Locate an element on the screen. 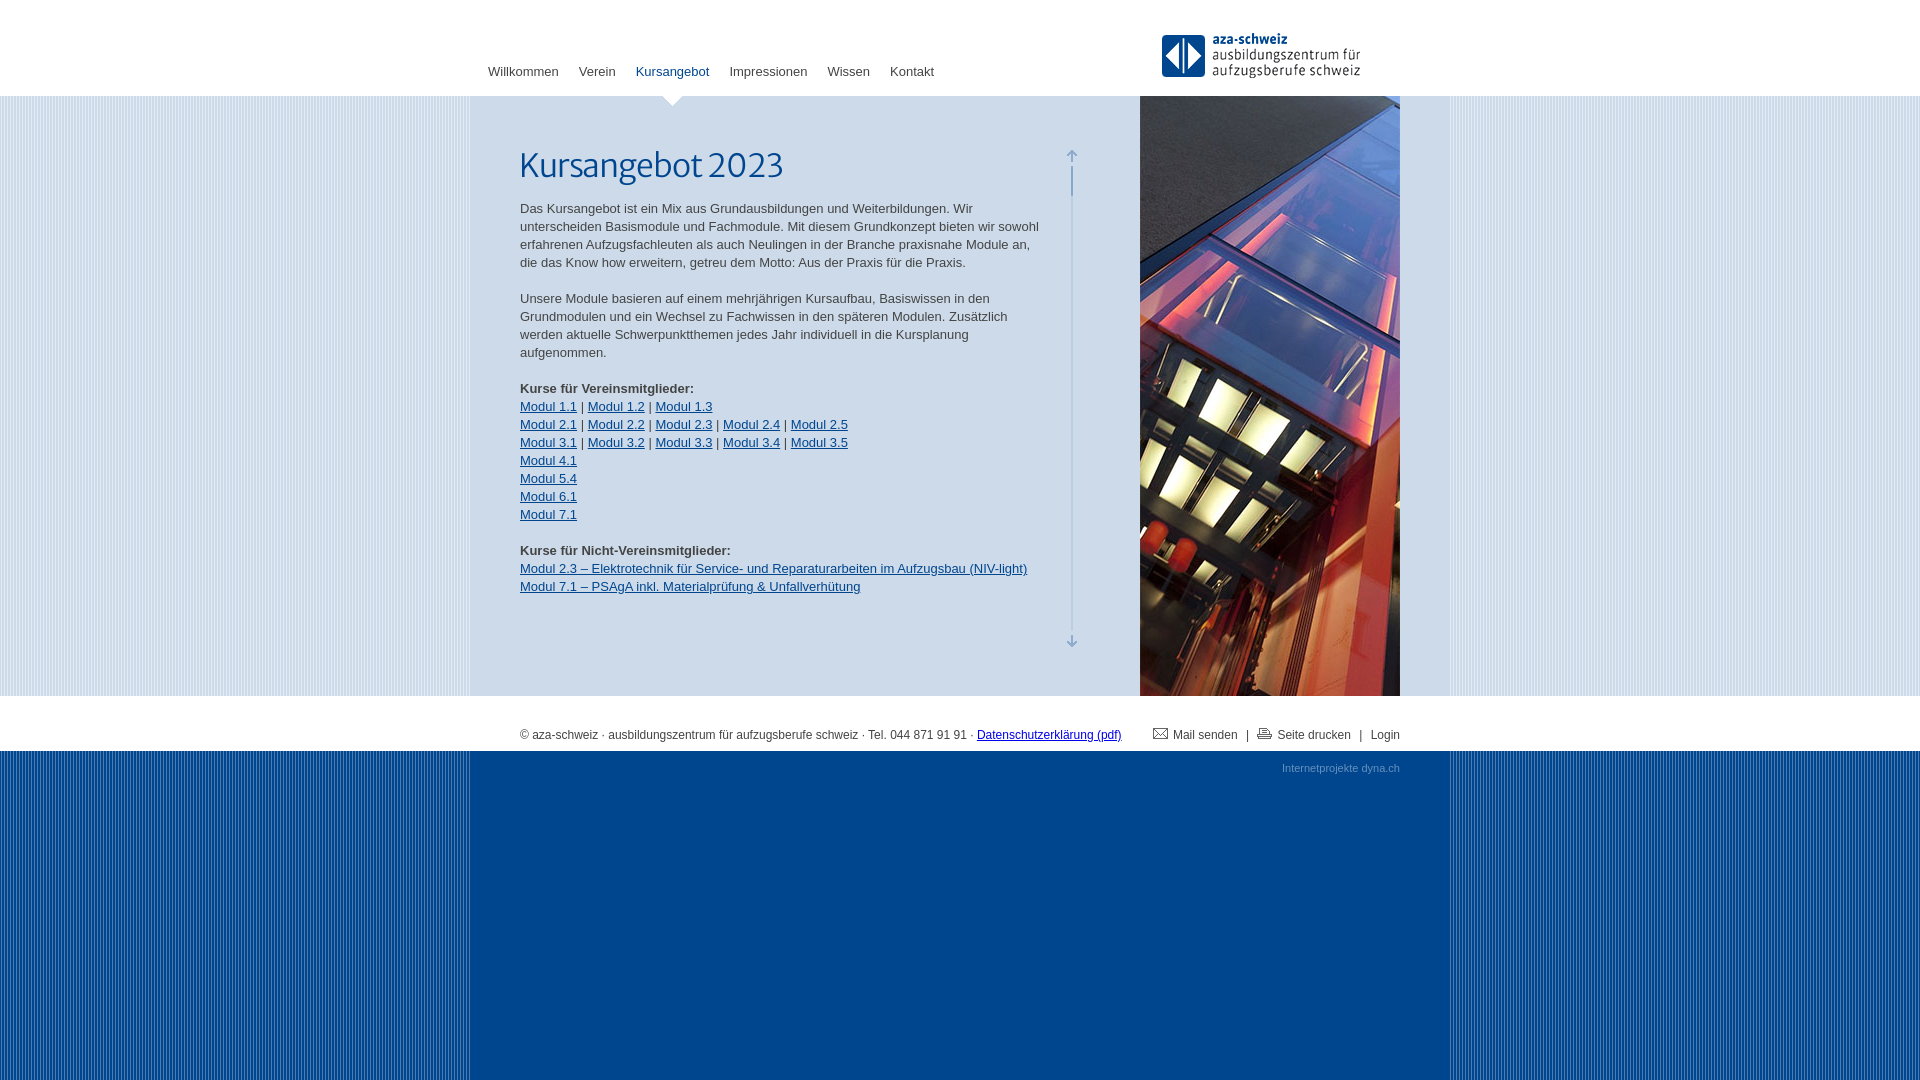 Image resolution: width=1920 pixels, height=1080 pixels. 'Modul 2.5' is located at coordinates (790, 423).